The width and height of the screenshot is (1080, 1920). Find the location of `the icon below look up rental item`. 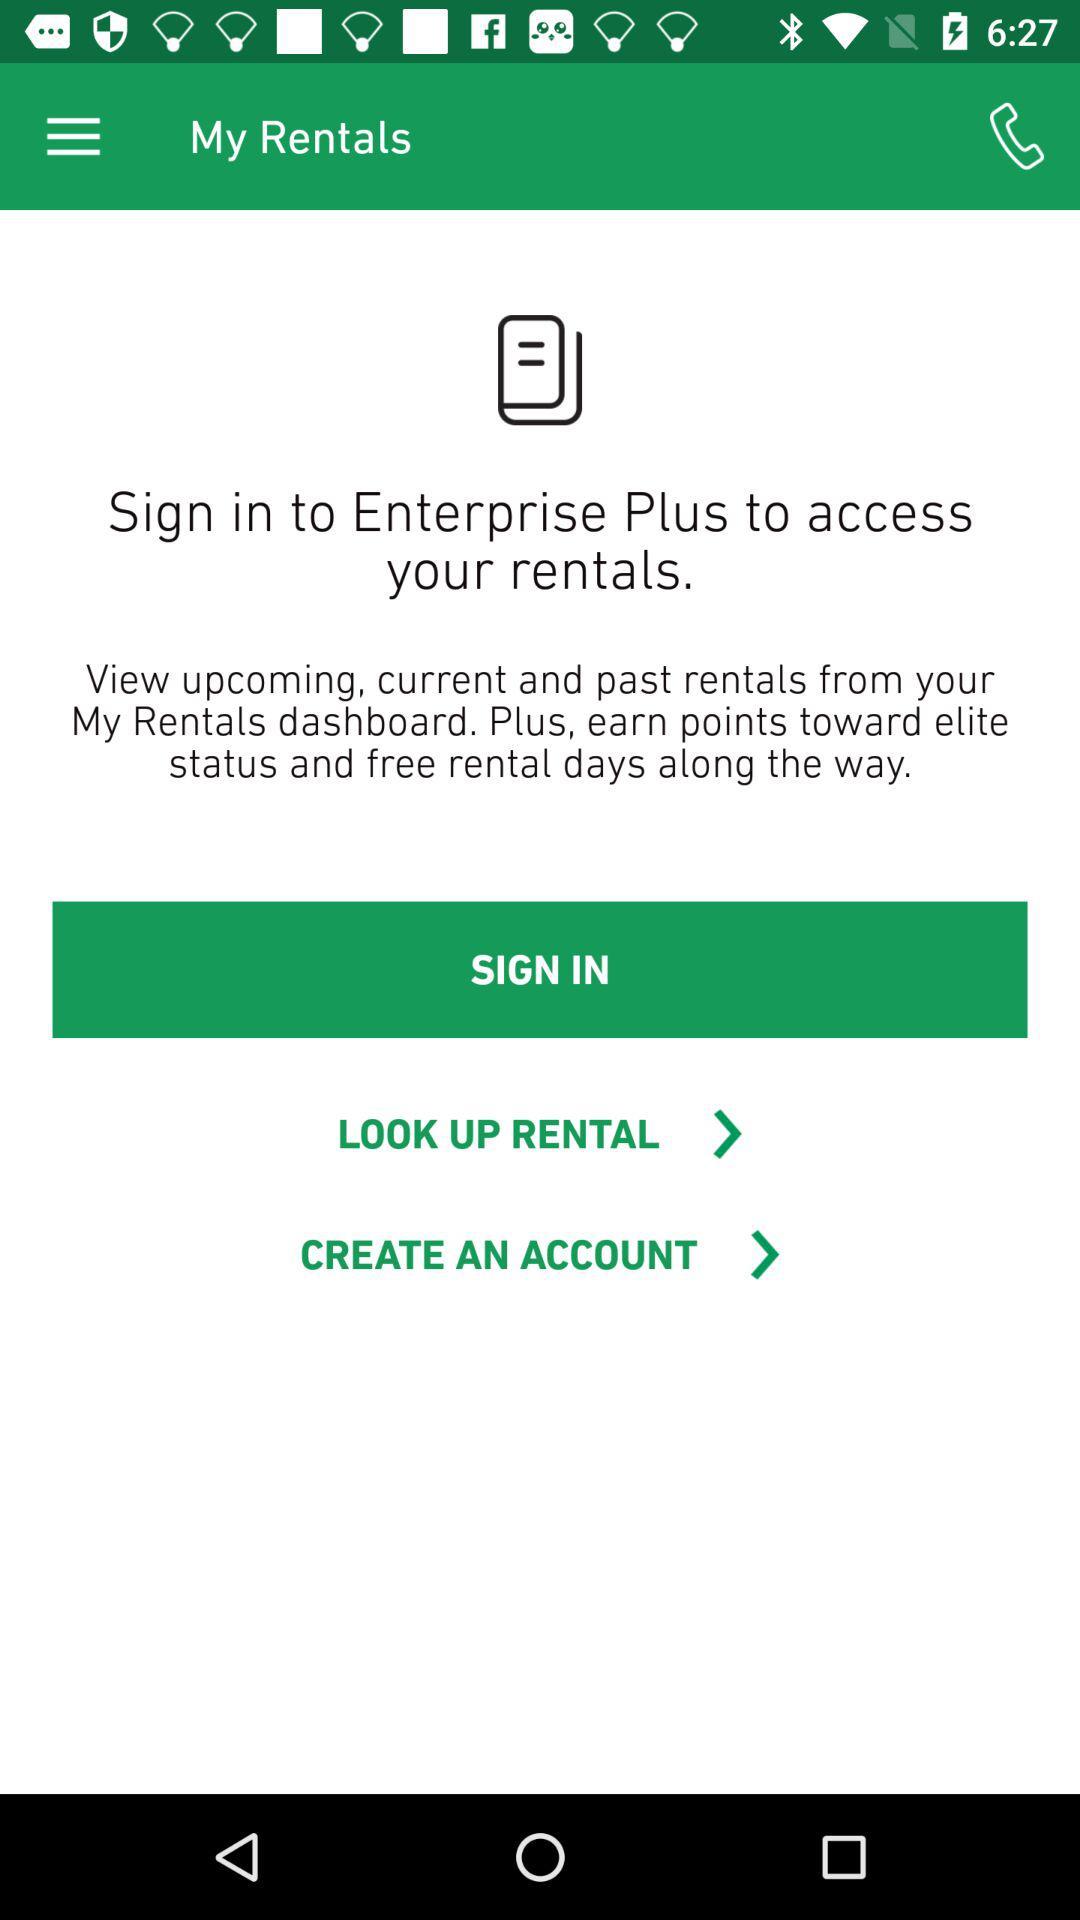

the icon below look up rental item is located at coordinates (497, 1253).